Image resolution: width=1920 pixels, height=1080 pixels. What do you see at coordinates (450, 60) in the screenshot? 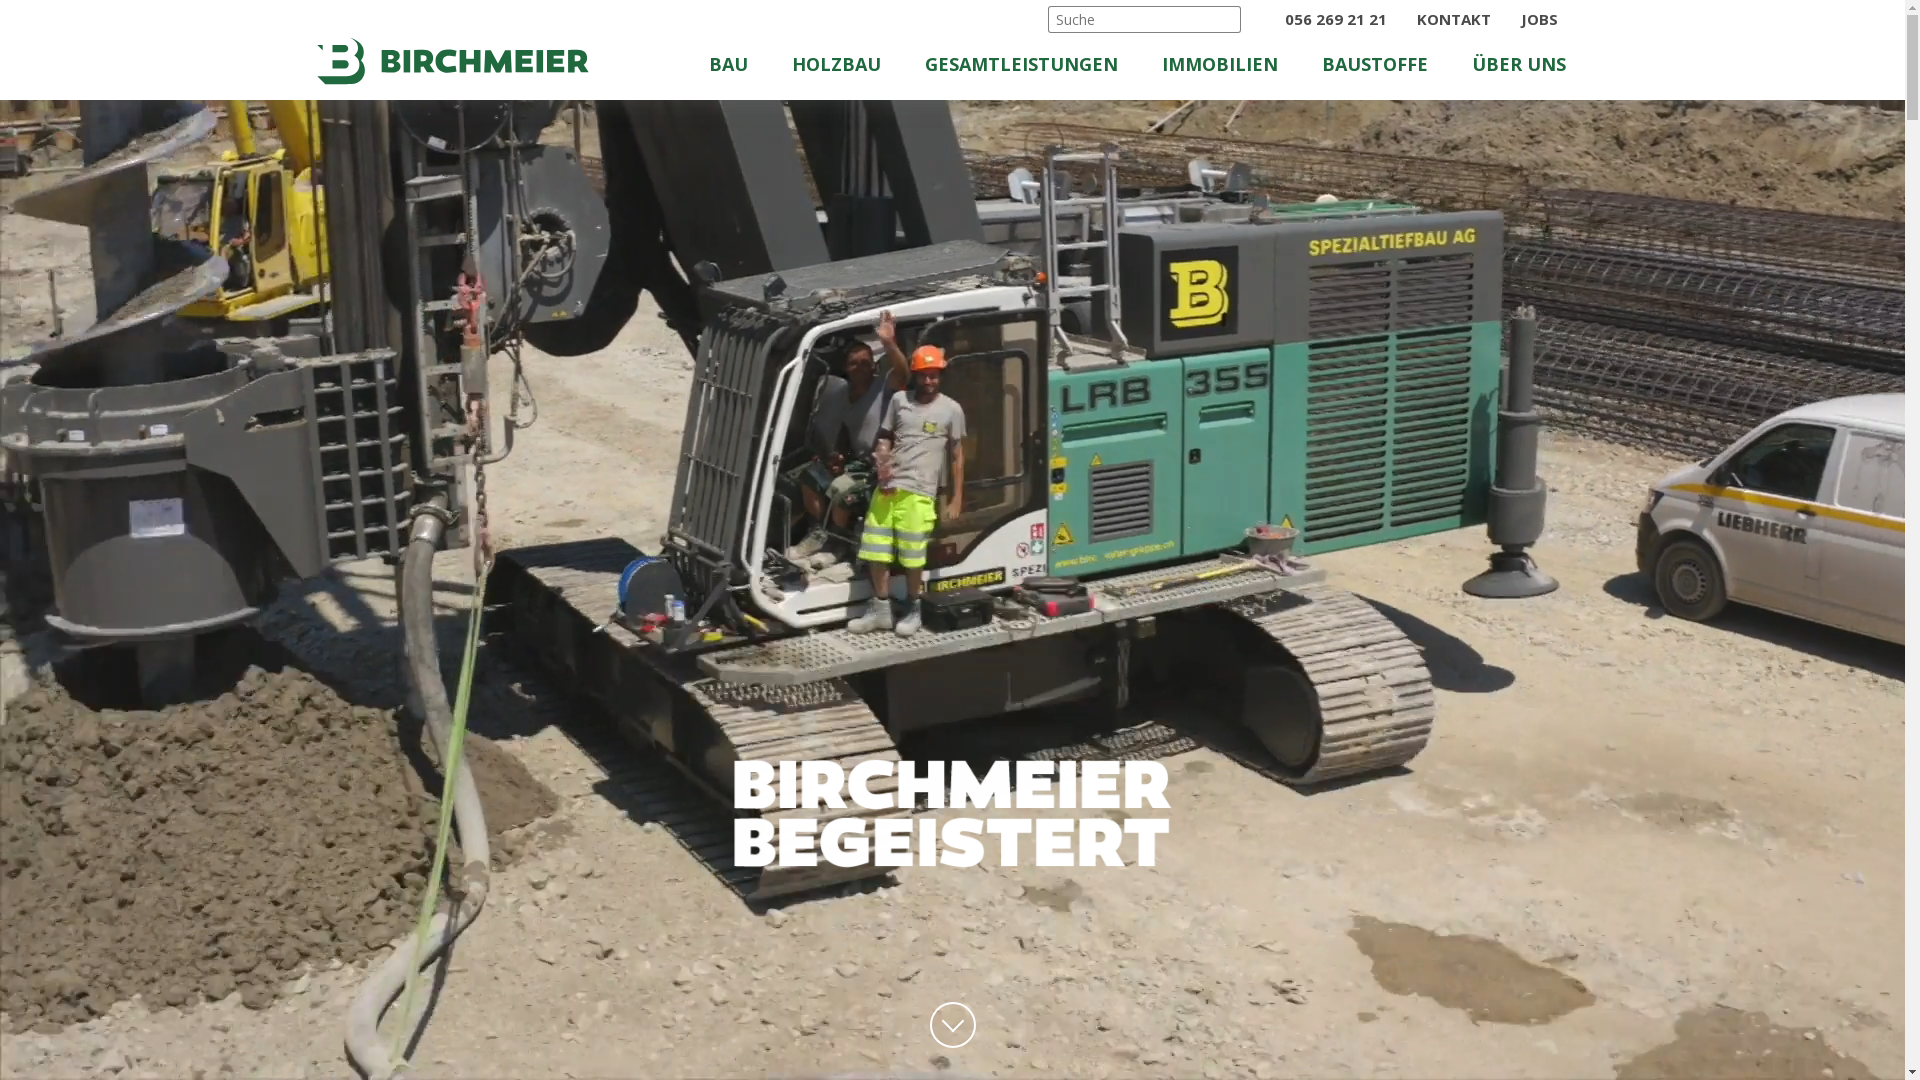
I see `'Home'` at bounding box center [450, 60].